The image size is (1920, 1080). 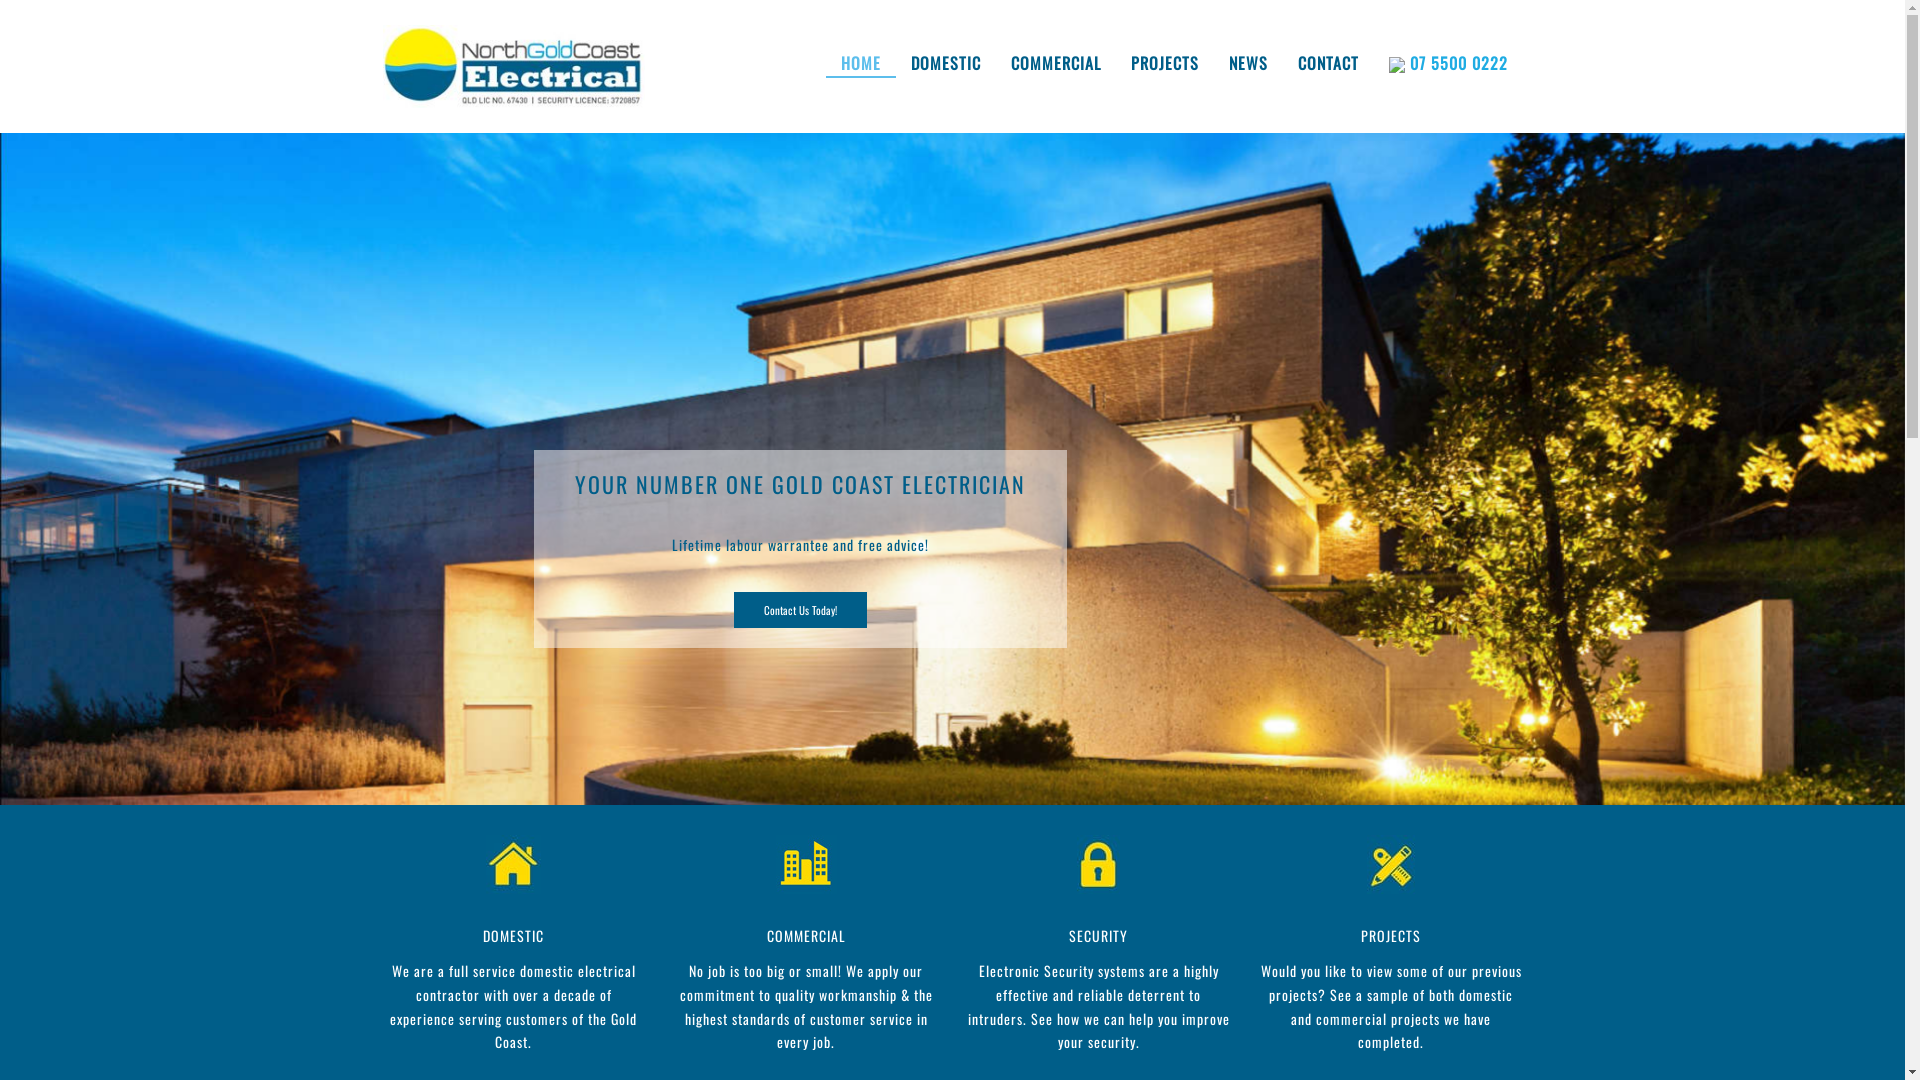 I want to click on 'PROJECTS', so click(x=1390, y=935).